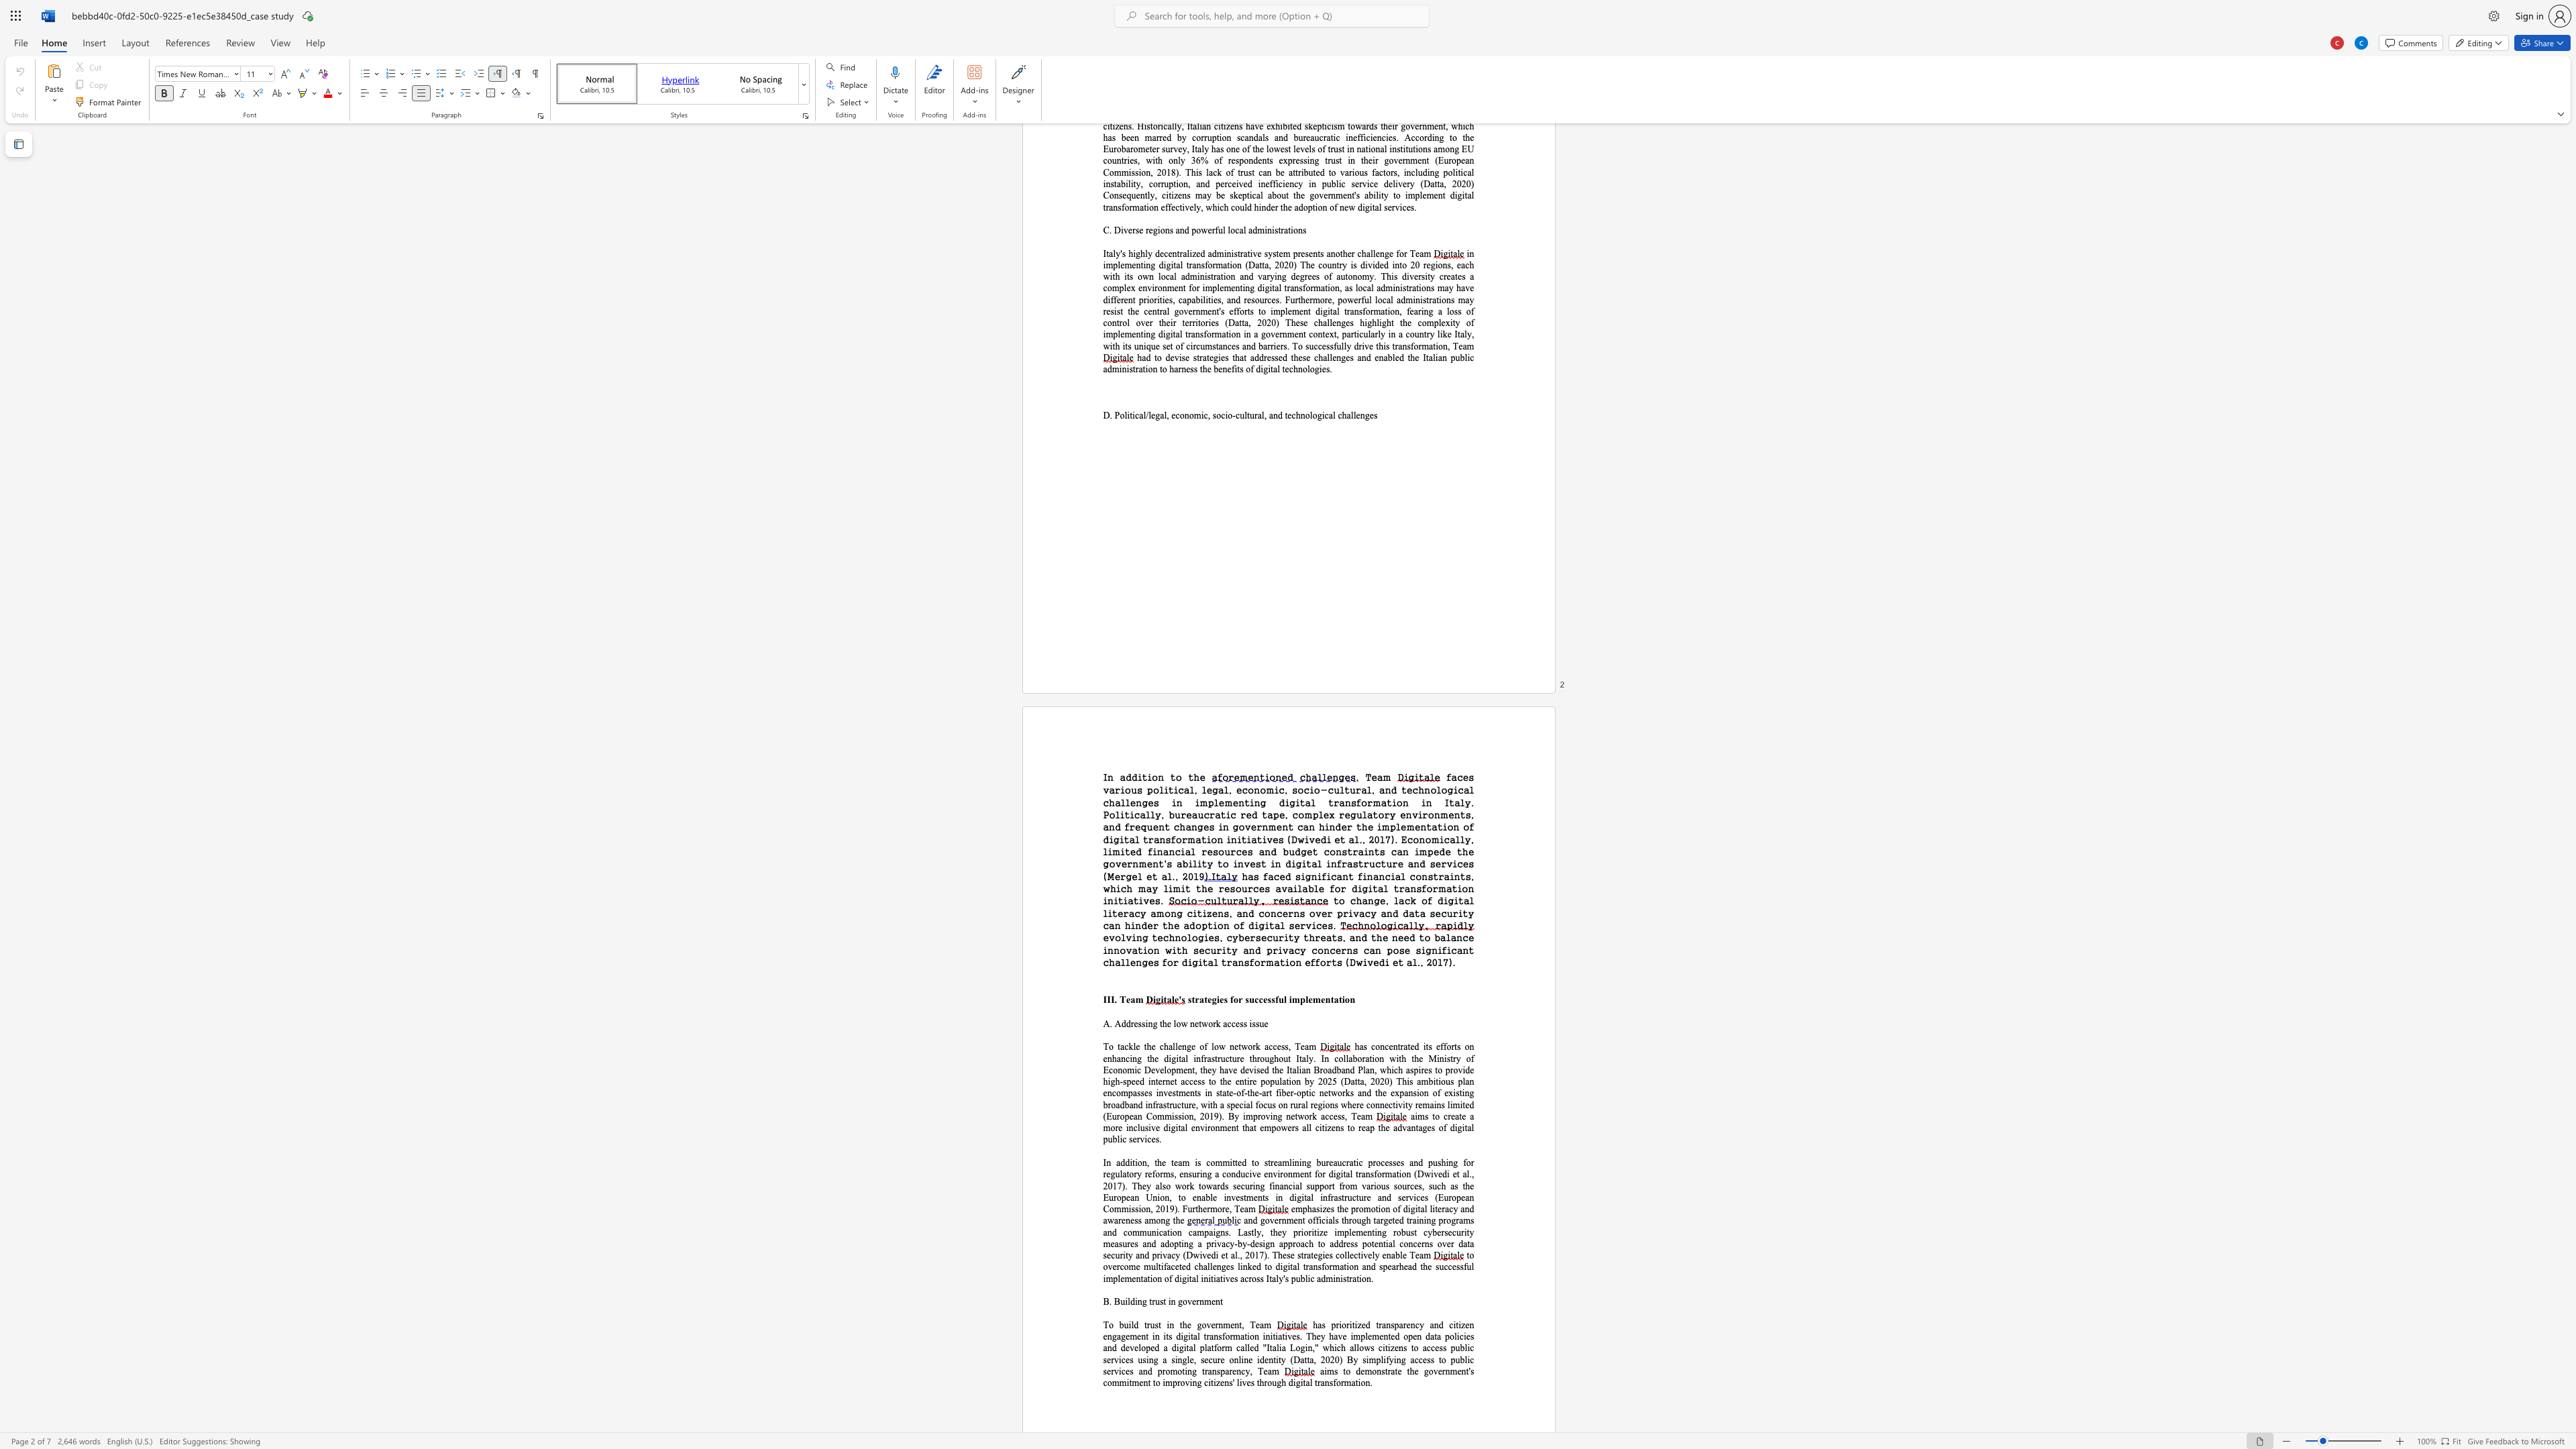  I want to click on the 4th character "e" in the text, so click(1157, 1128).